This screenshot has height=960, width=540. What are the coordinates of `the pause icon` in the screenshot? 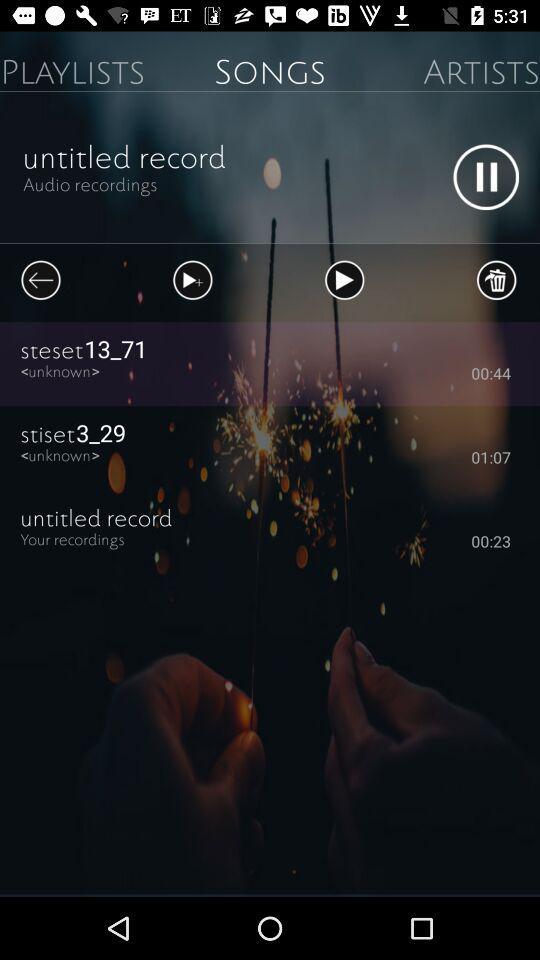 It's located at (485, 176).